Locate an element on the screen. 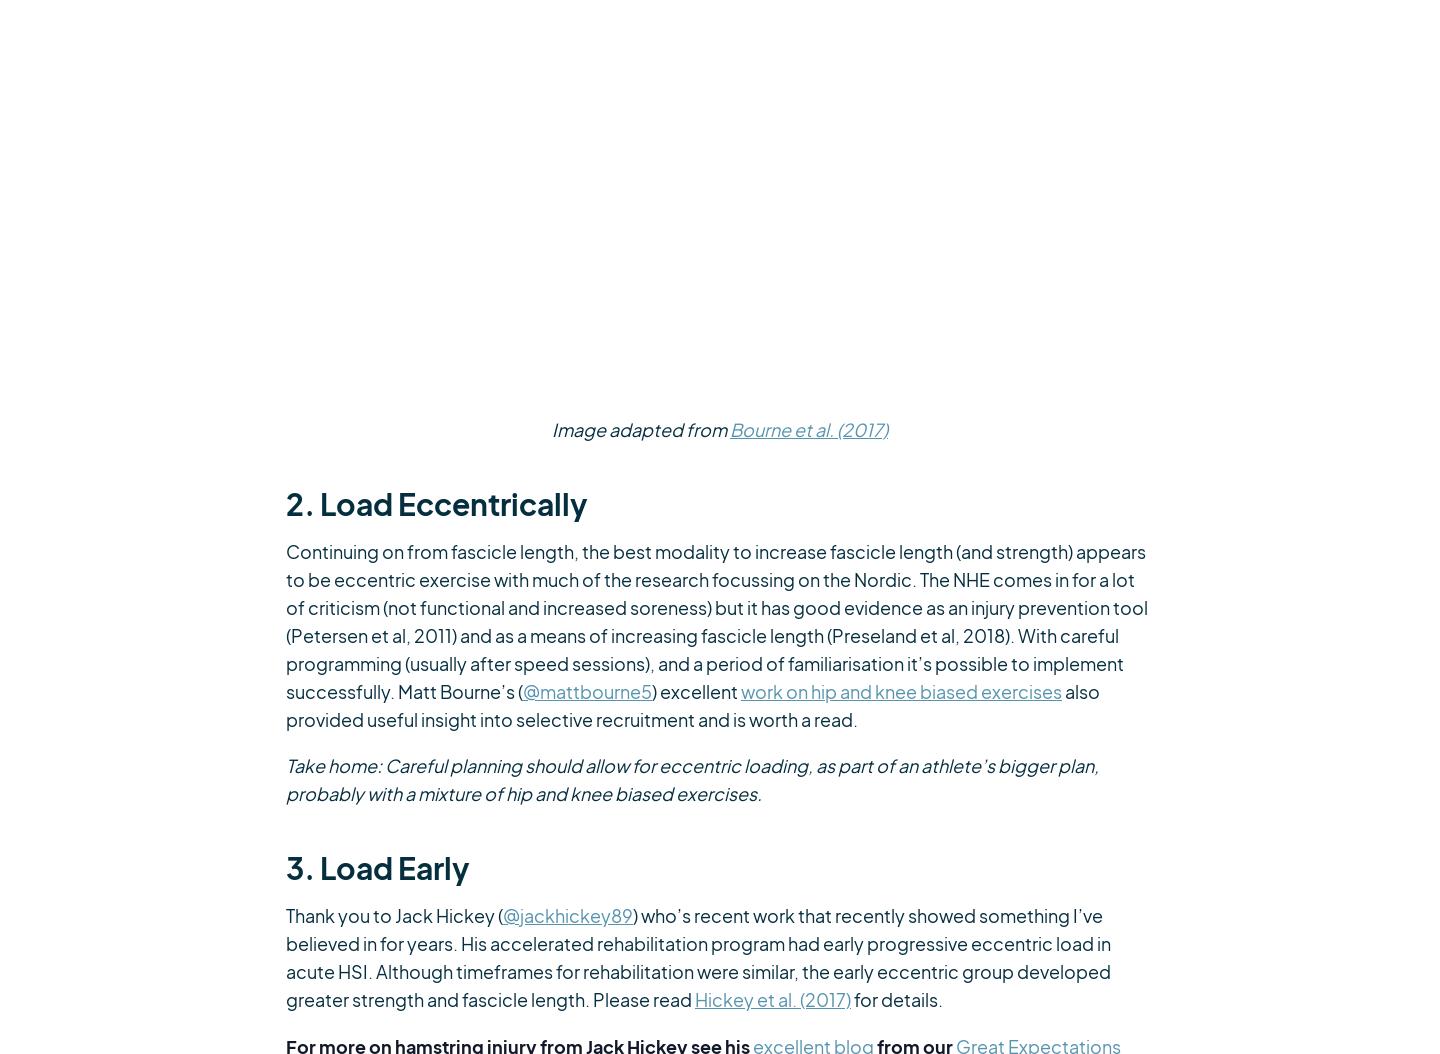 Image resolution: width=1440 pixels, height=1054 pixels. 'work on hip and knee biased exercises' is located at coordinates (901, 690).